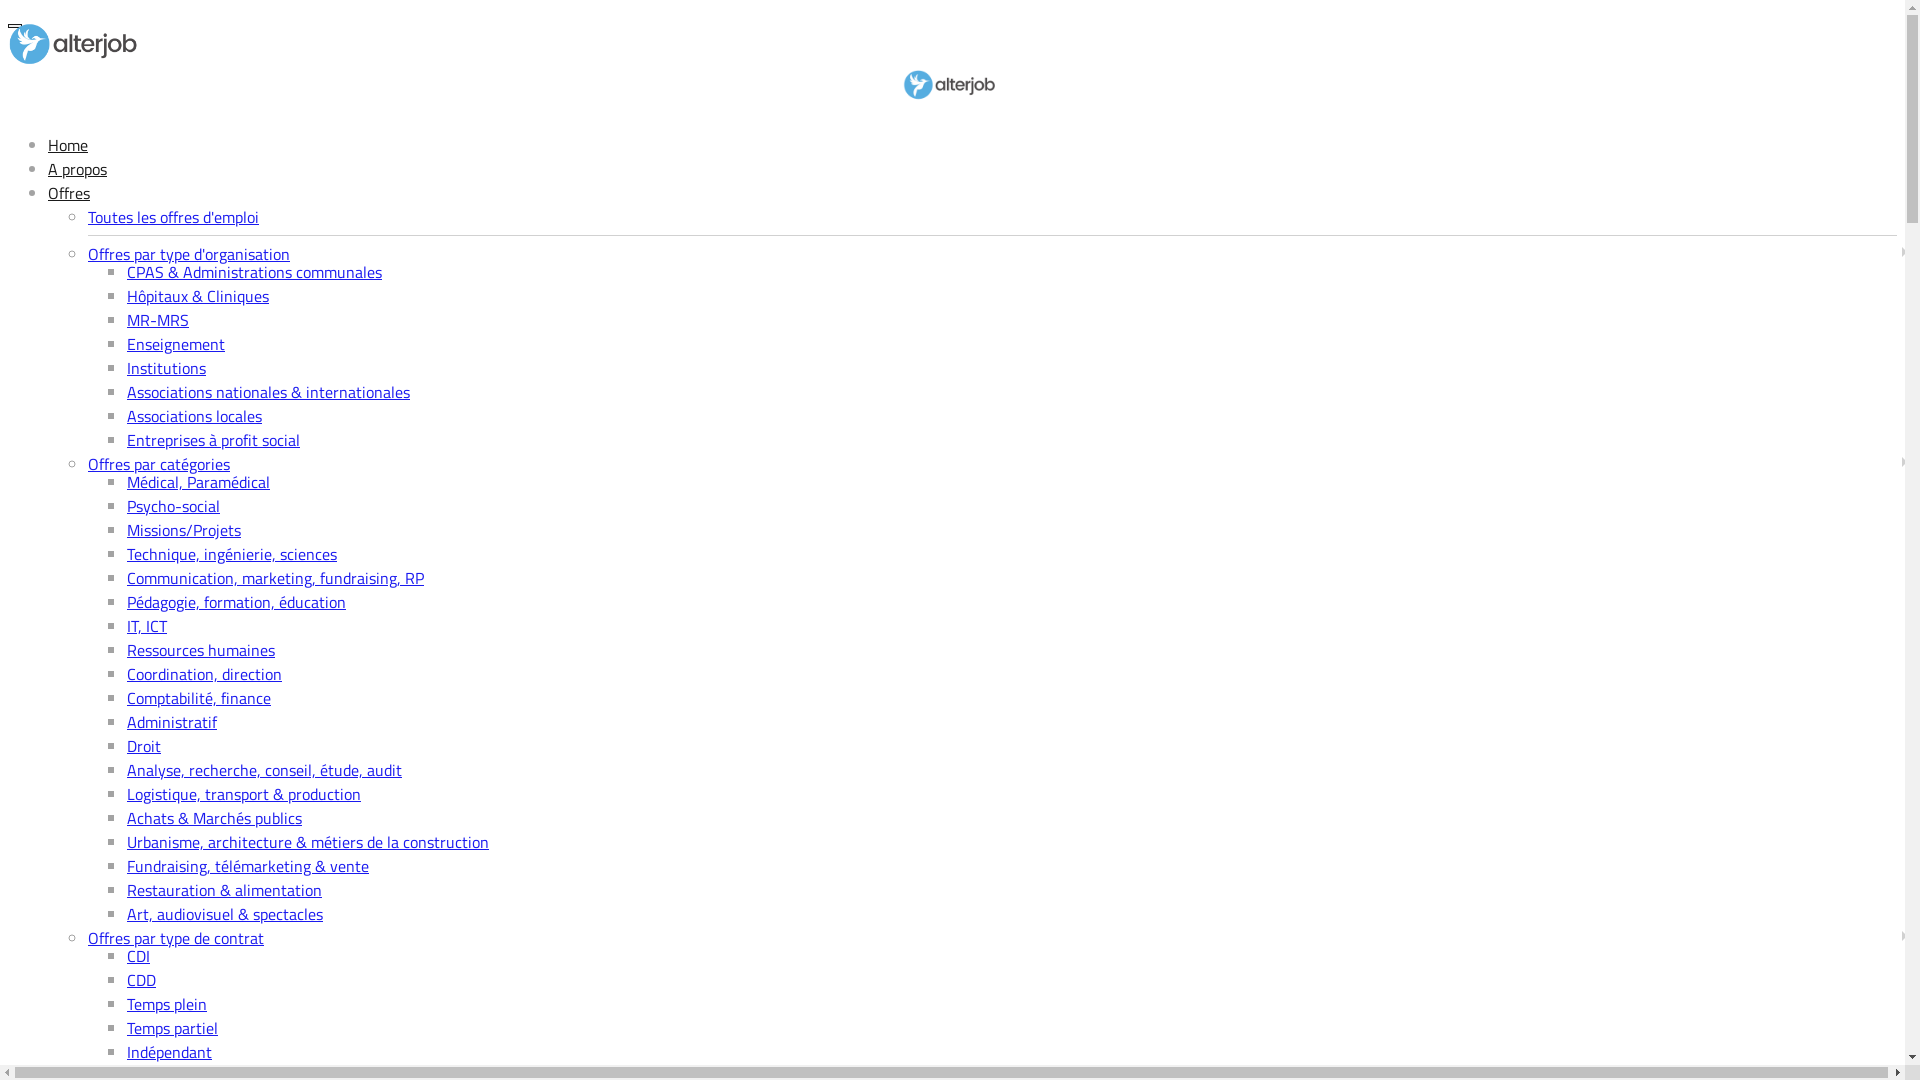 The width and height of the screenshot is (1920, 1080). Describe the element at coordinates (183, 528) in the screenshot. I see `'Missions/Projets'` at that location.